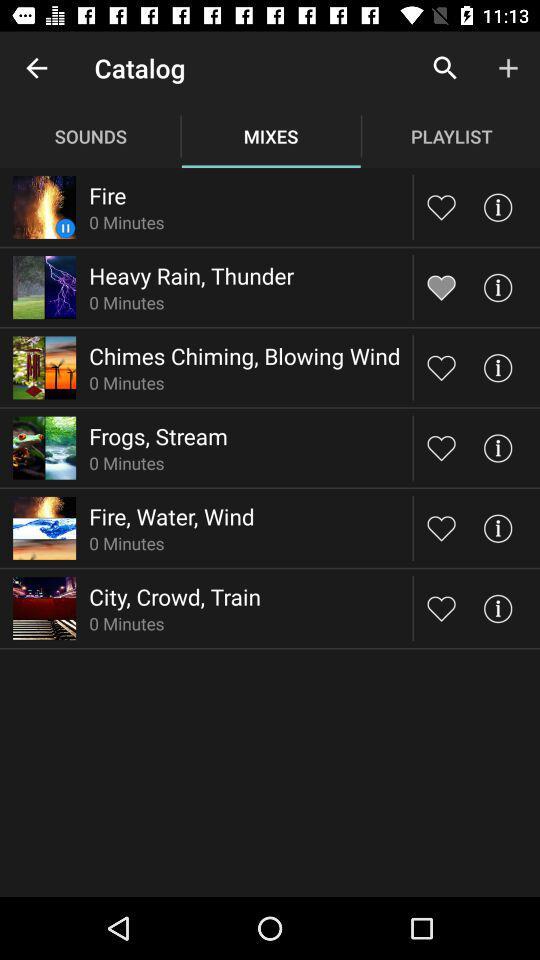 The width and height of the screenshot is (540, 960). I want to click on hit first message icon, so click(496, 207).